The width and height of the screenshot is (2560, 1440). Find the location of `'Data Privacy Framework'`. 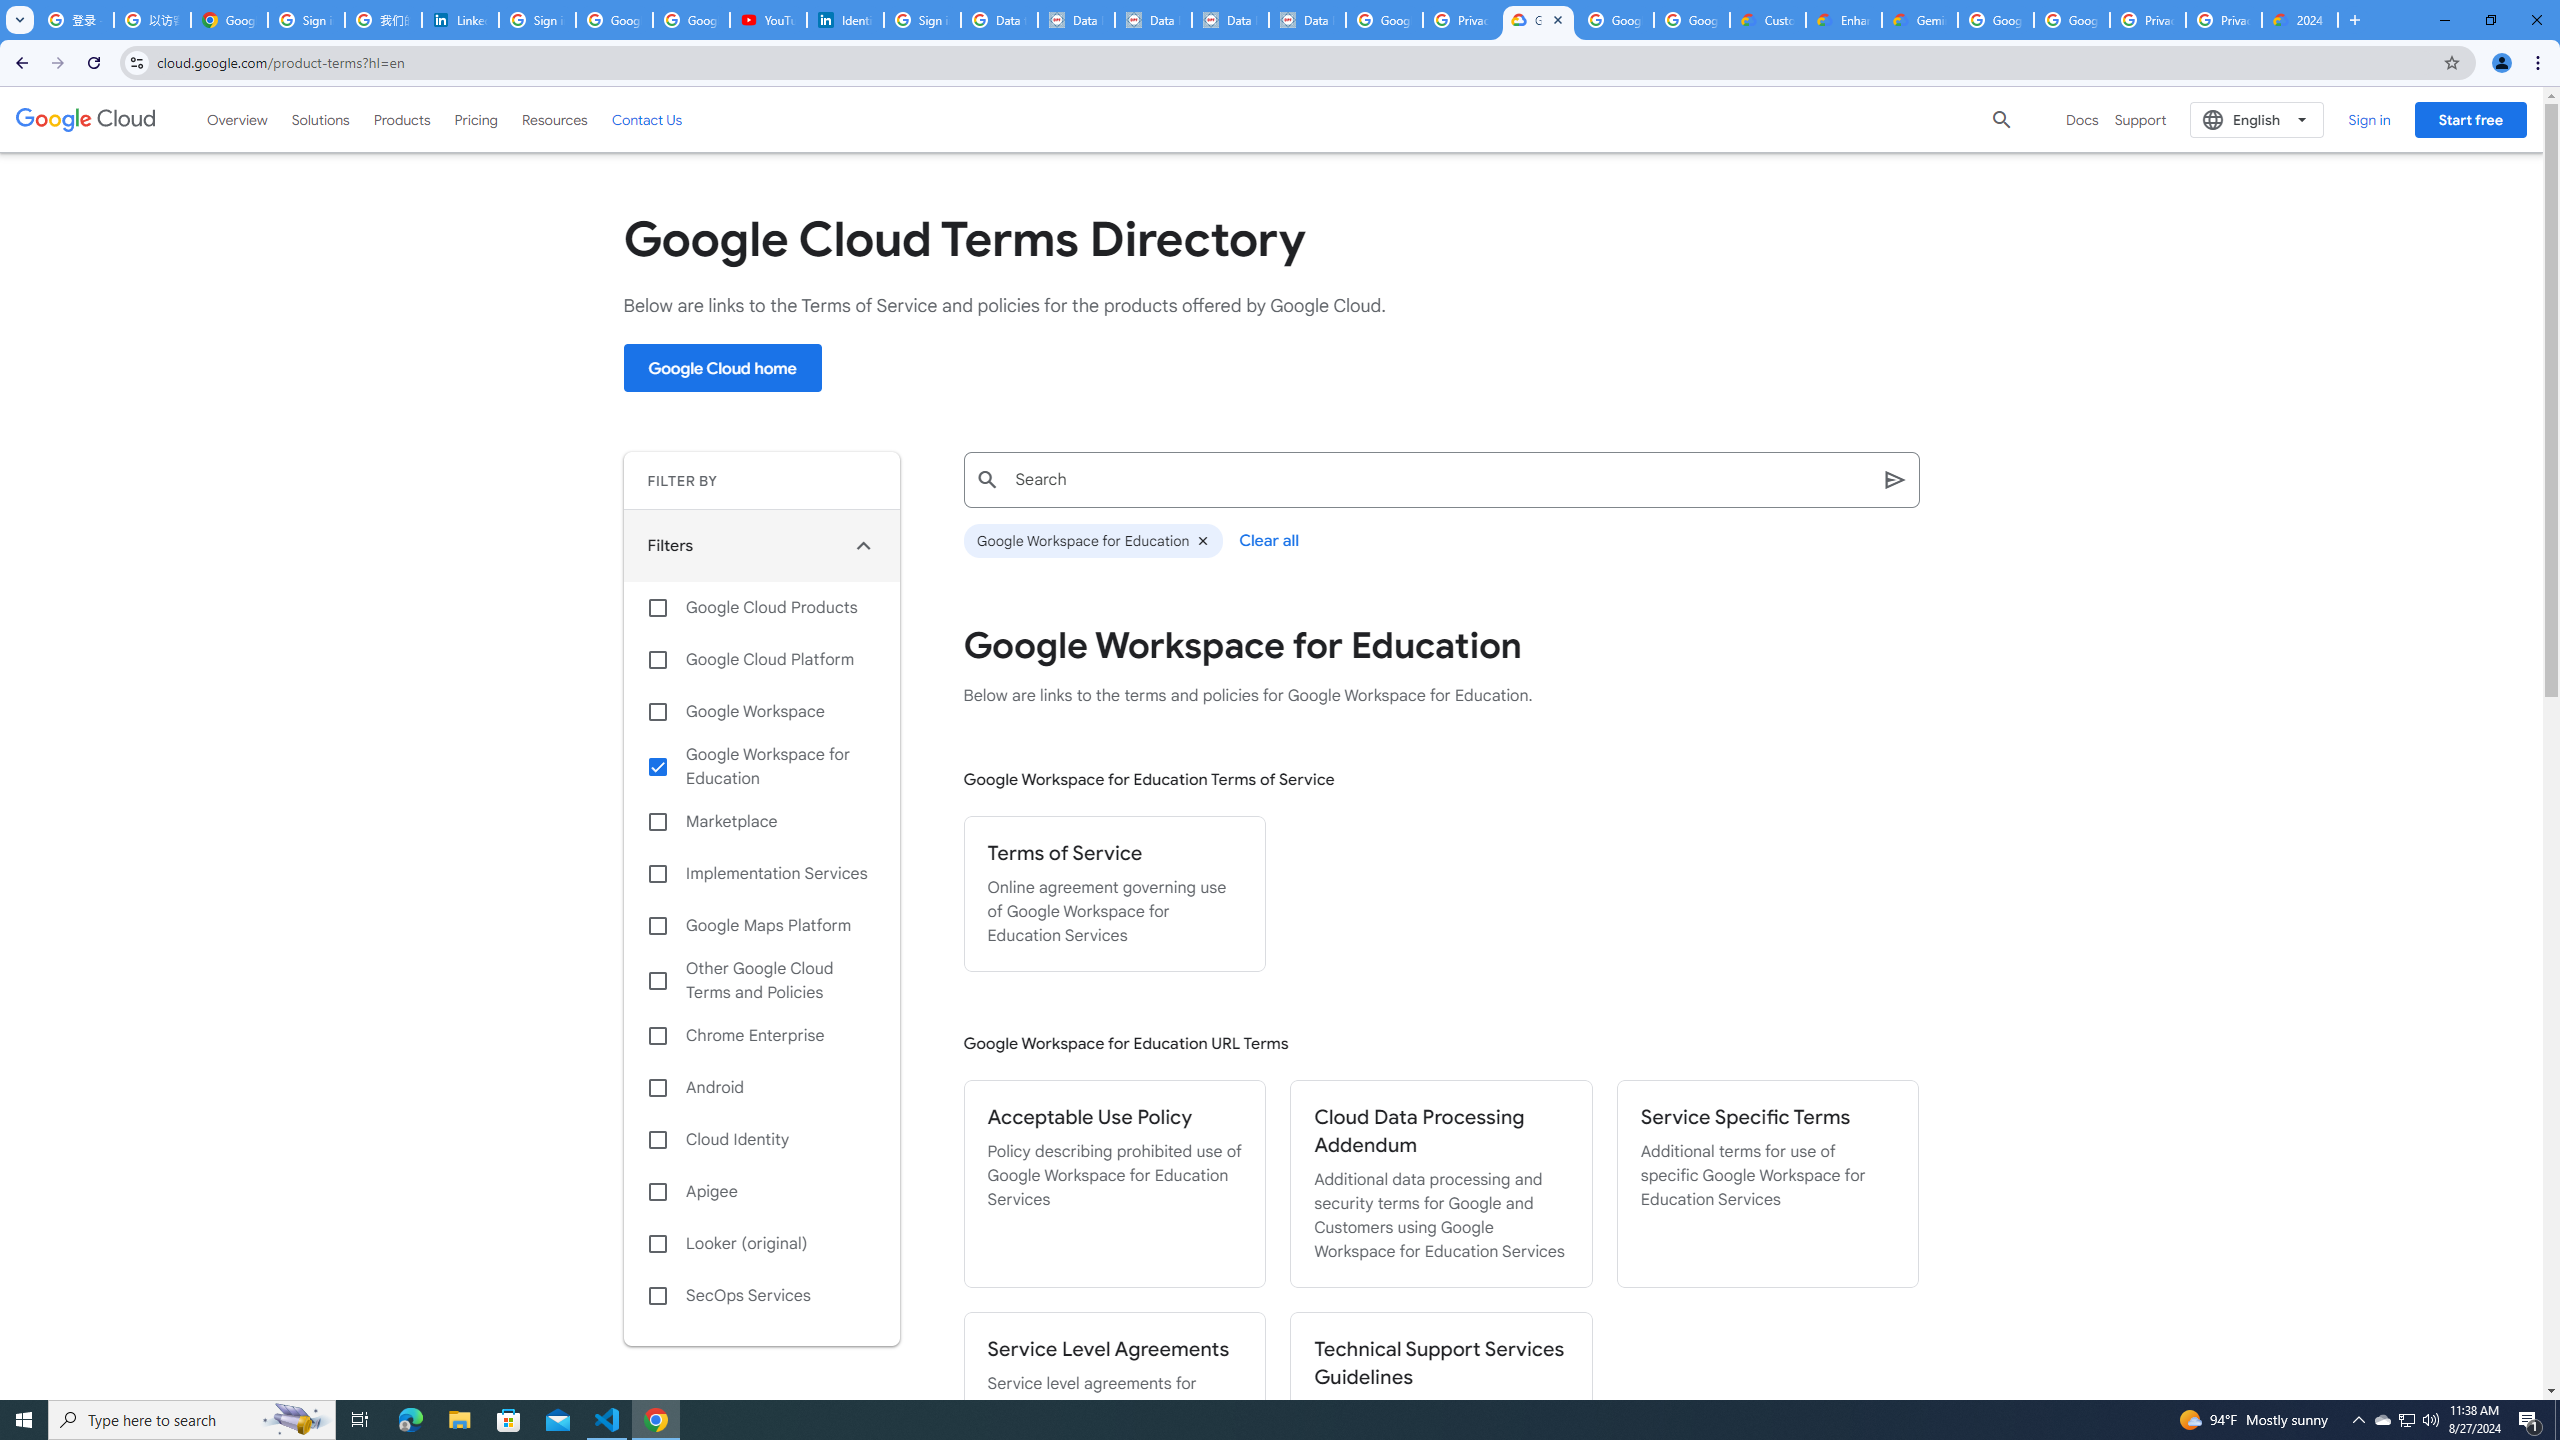

'Data Privacy Framework' is located at coordinates (1153, 19).